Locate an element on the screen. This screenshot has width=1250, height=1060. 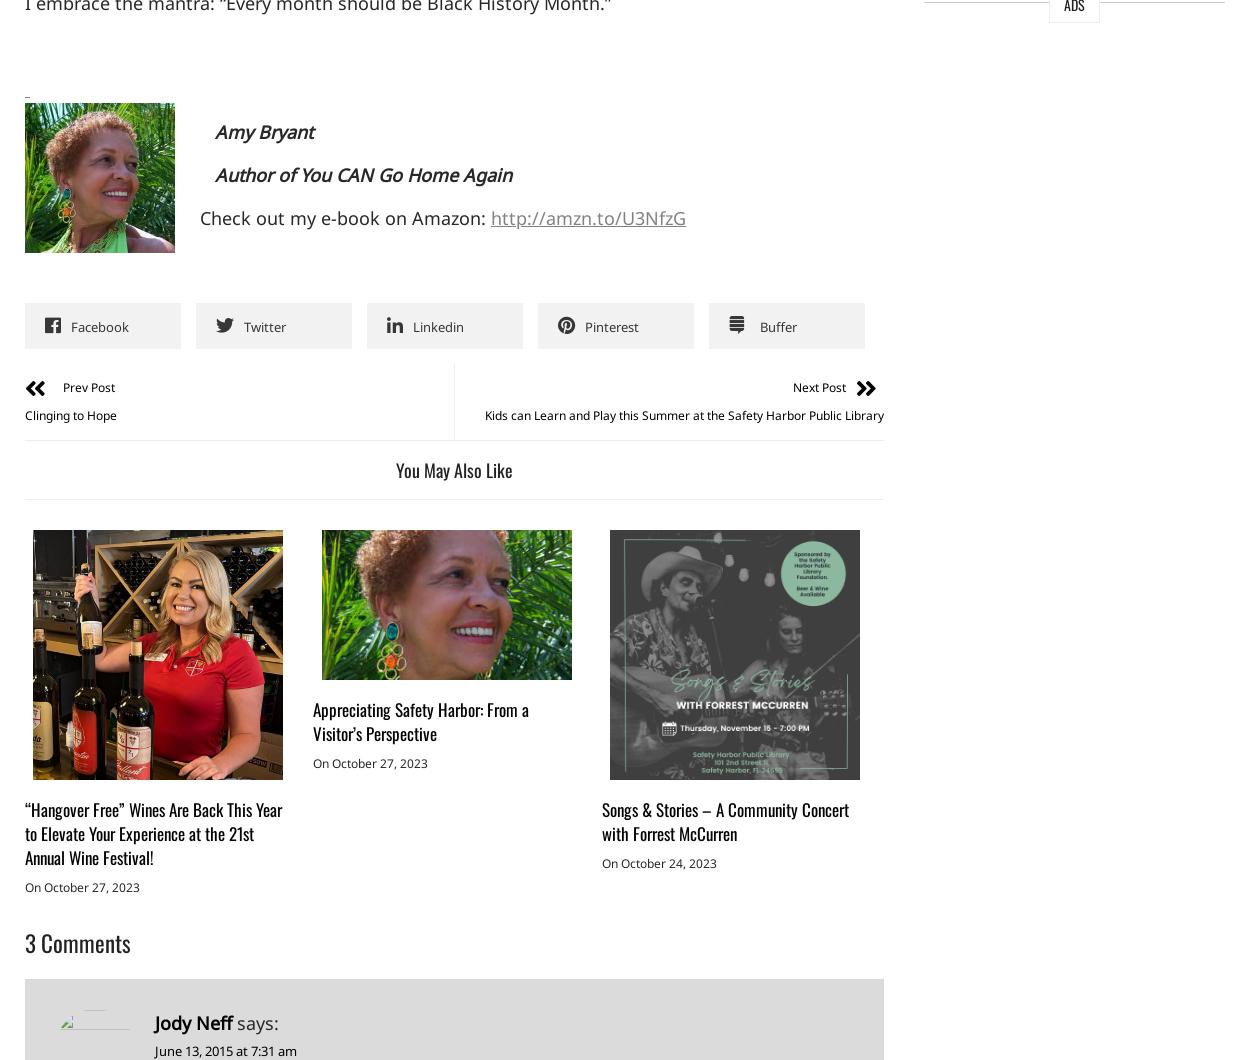
'Twitter' is located at coordinates (265, 327).